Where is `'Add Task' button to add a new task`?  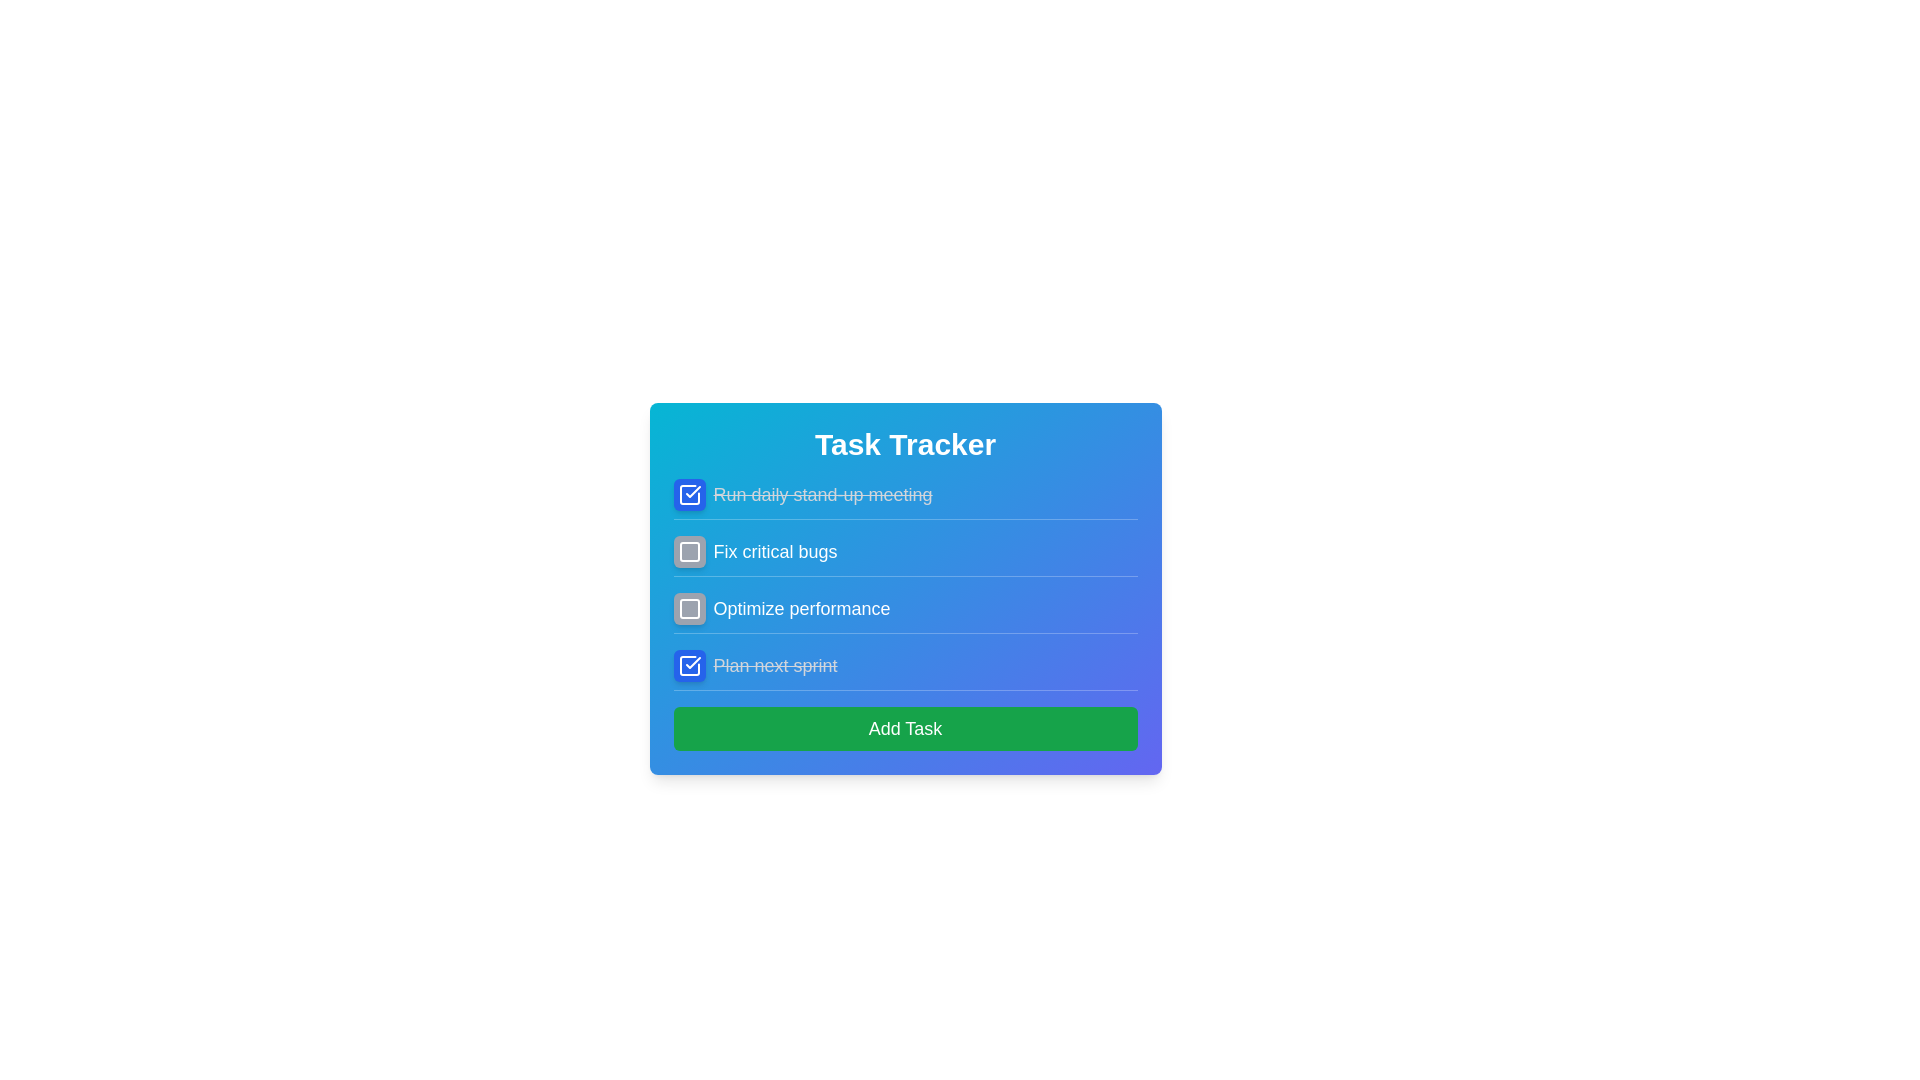 'Add Task' button to add a new task is located at coordinates (904, 729).